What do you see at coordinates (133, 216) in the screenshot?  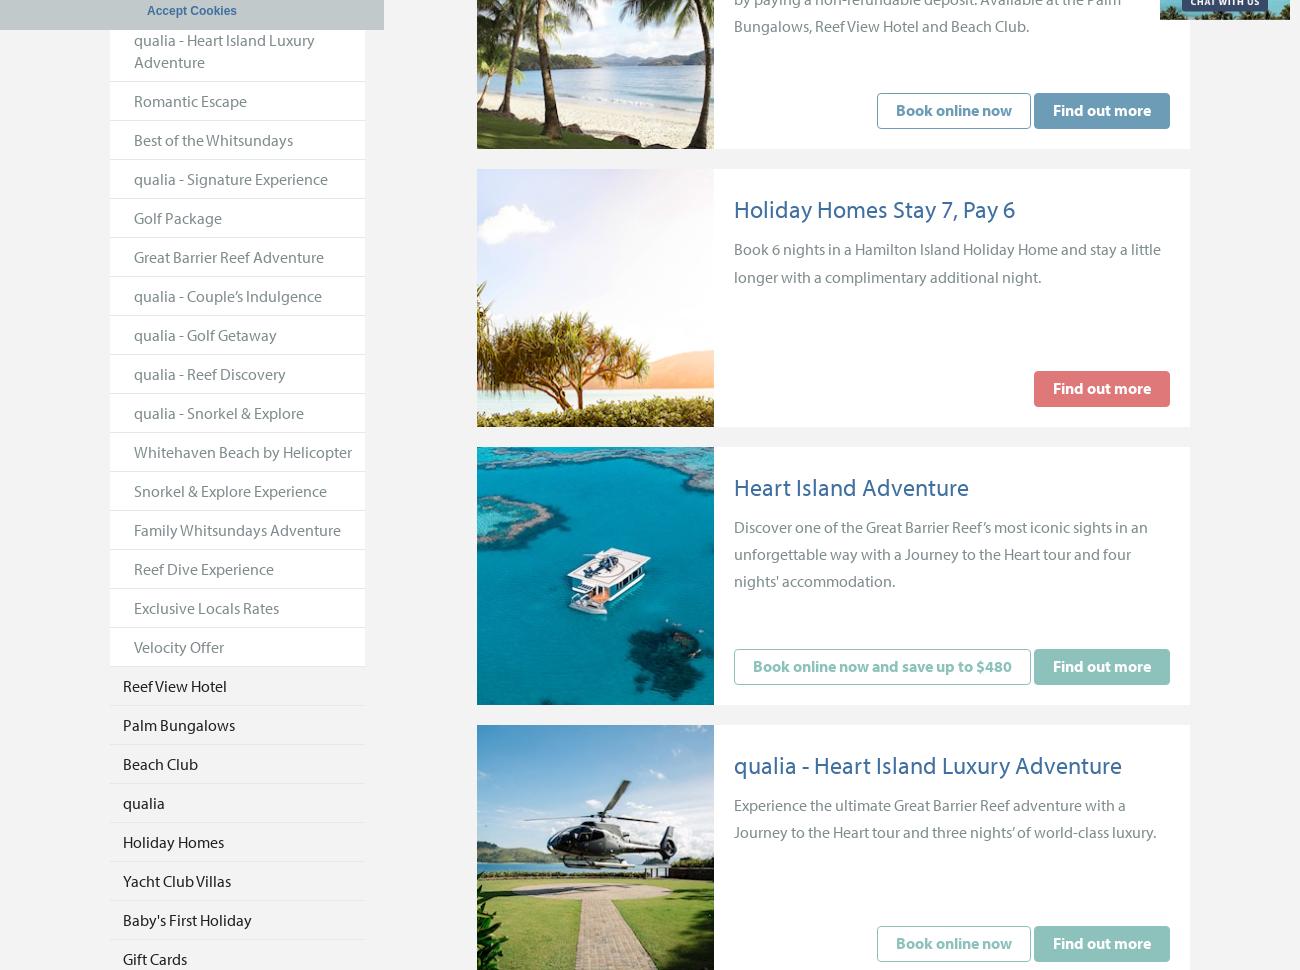 I see `'Golf Package'` at bounding box center [133, 216].